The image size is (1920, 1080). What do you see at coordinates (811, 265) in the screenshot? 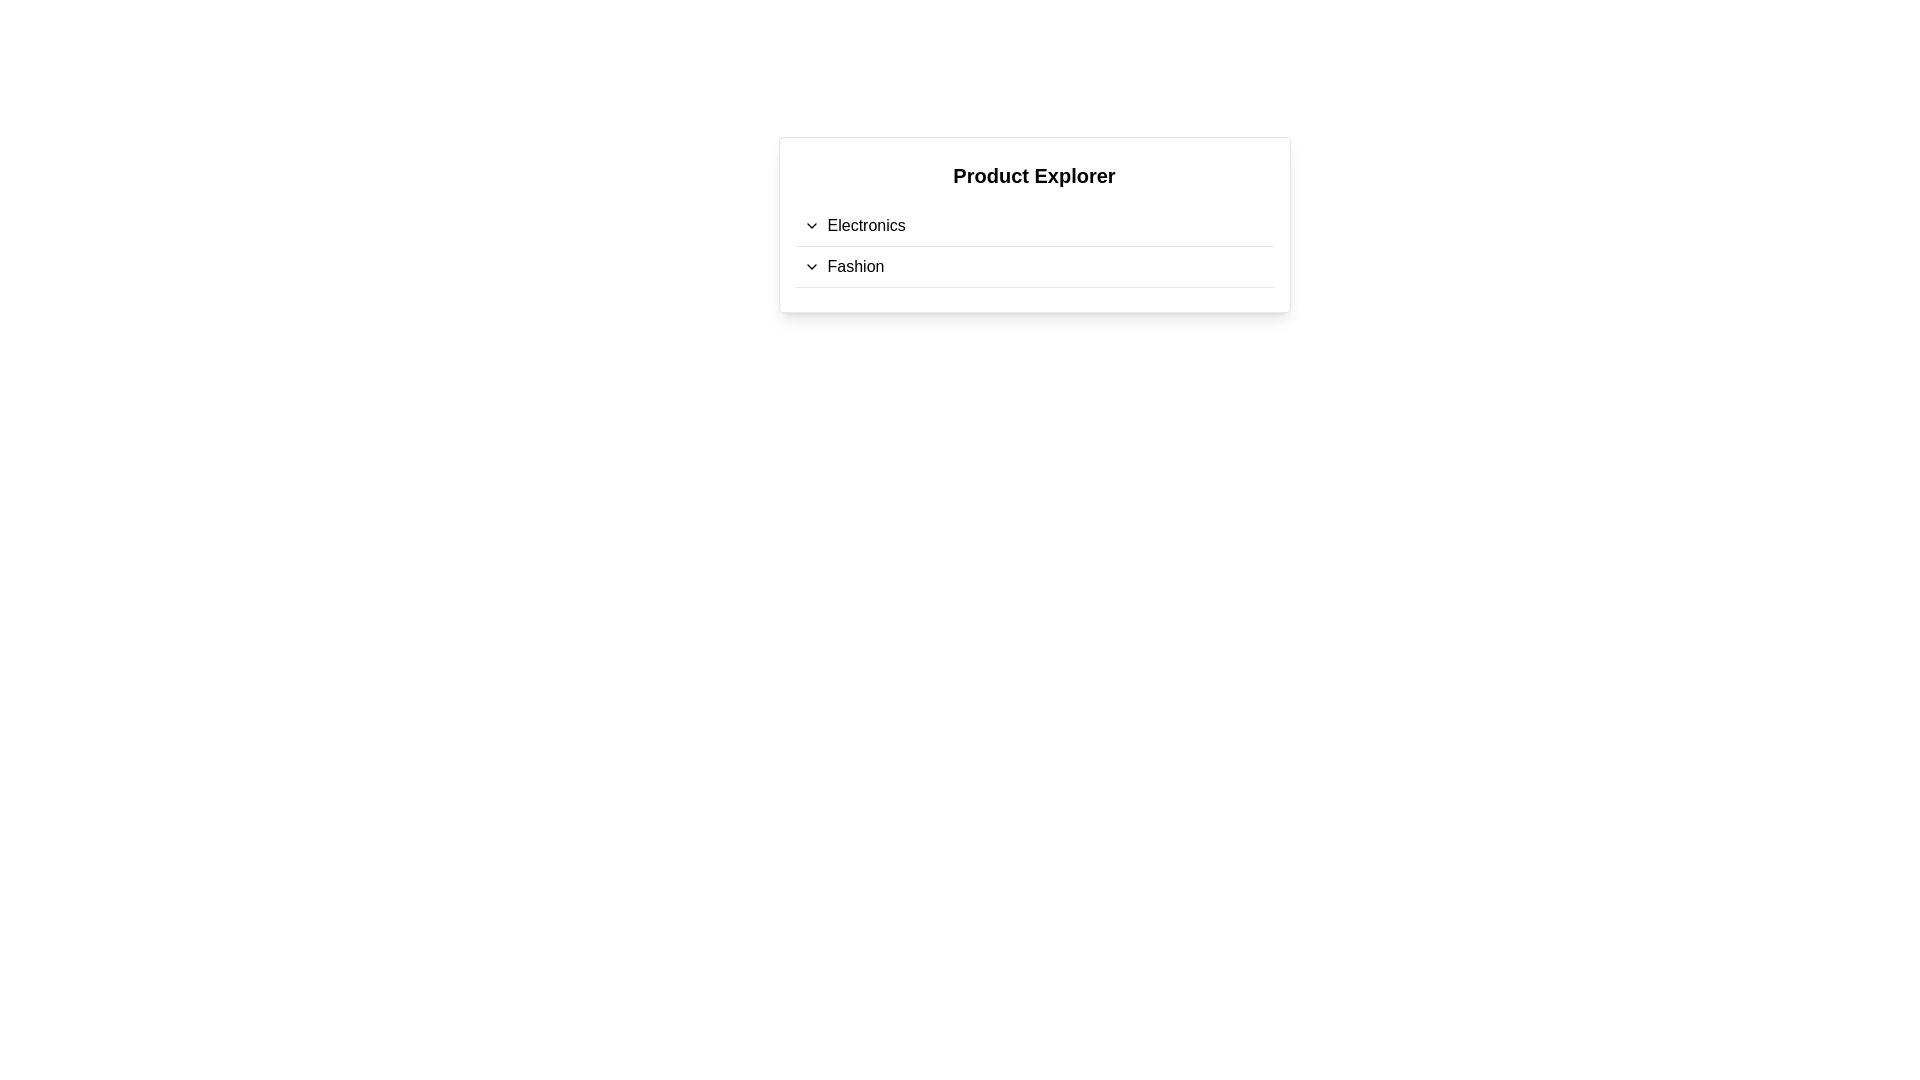
I see `the dropdown indicator icon` at bounding box center [811, 265].